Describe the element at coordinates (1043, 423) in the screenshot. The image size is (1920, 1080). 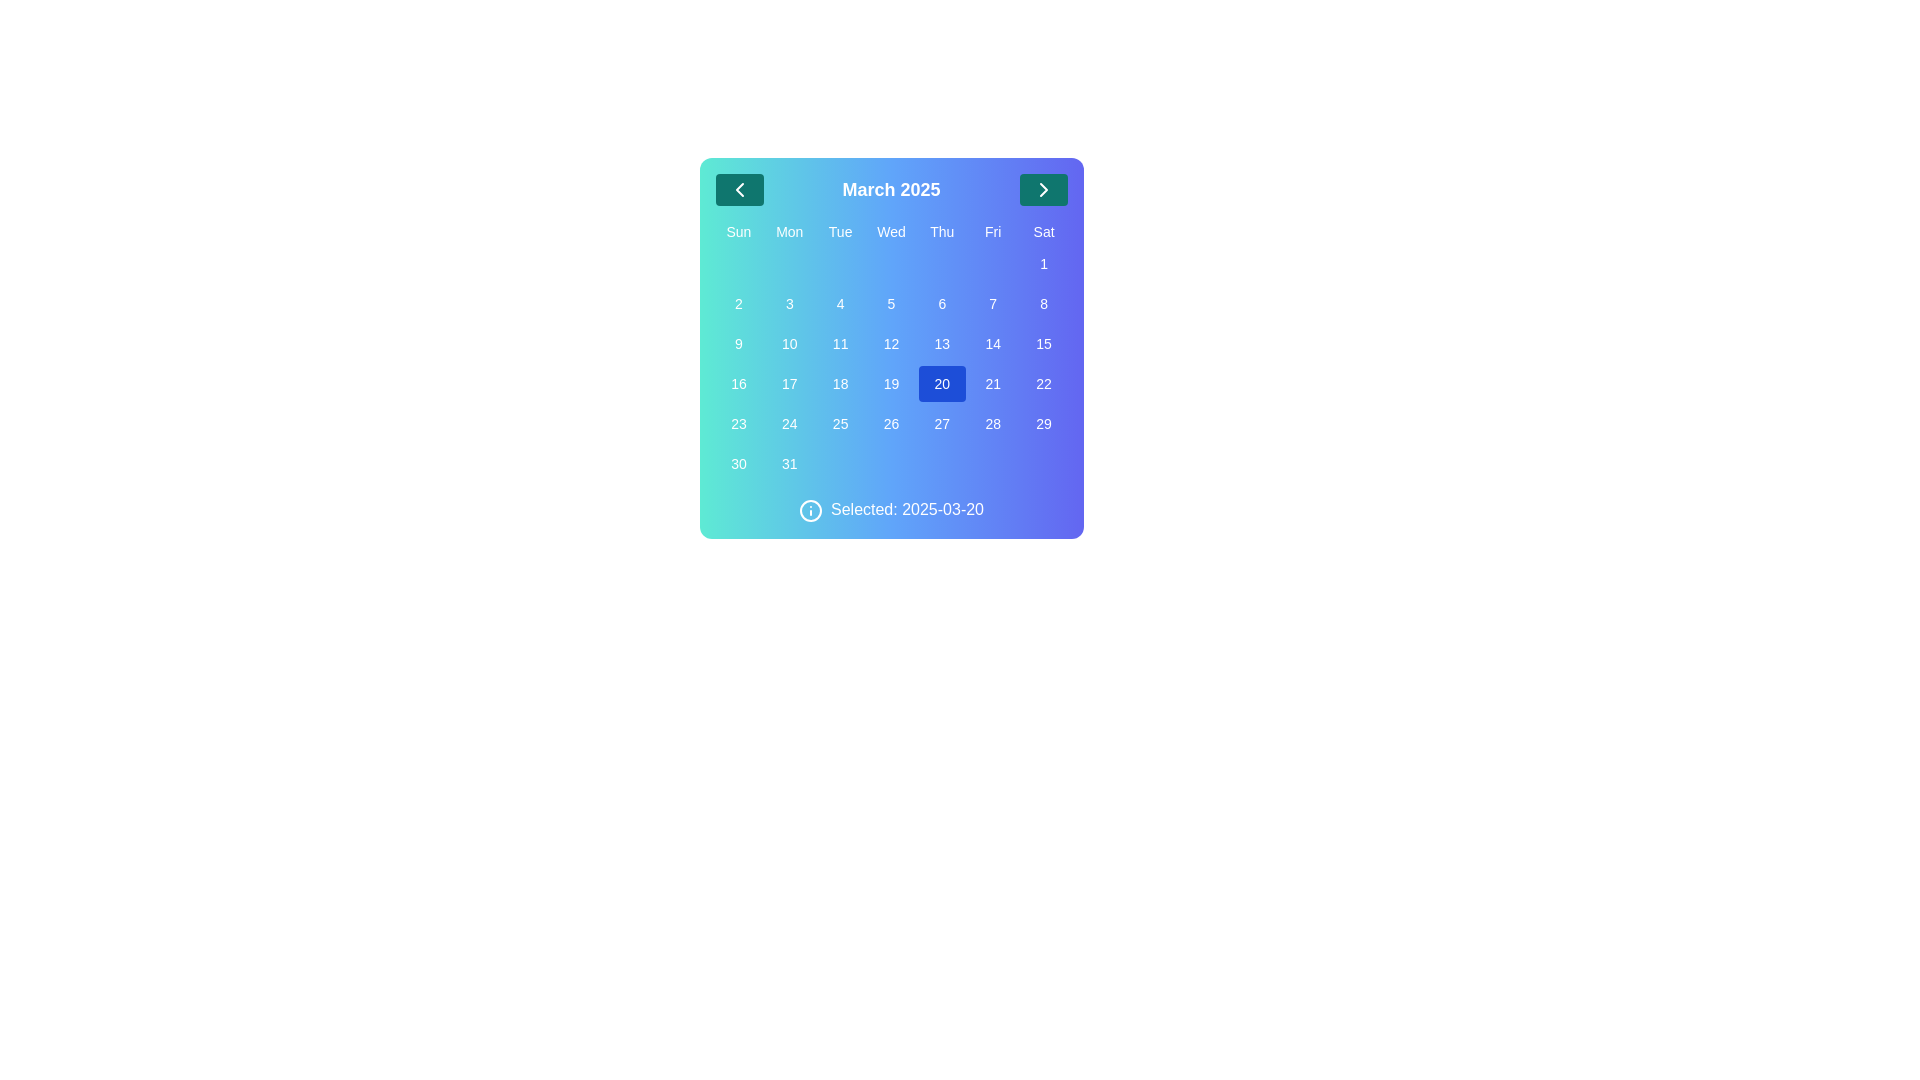
I see `the button representing the date '29' in the last column of the bottom row of the calendar interface` at that location.